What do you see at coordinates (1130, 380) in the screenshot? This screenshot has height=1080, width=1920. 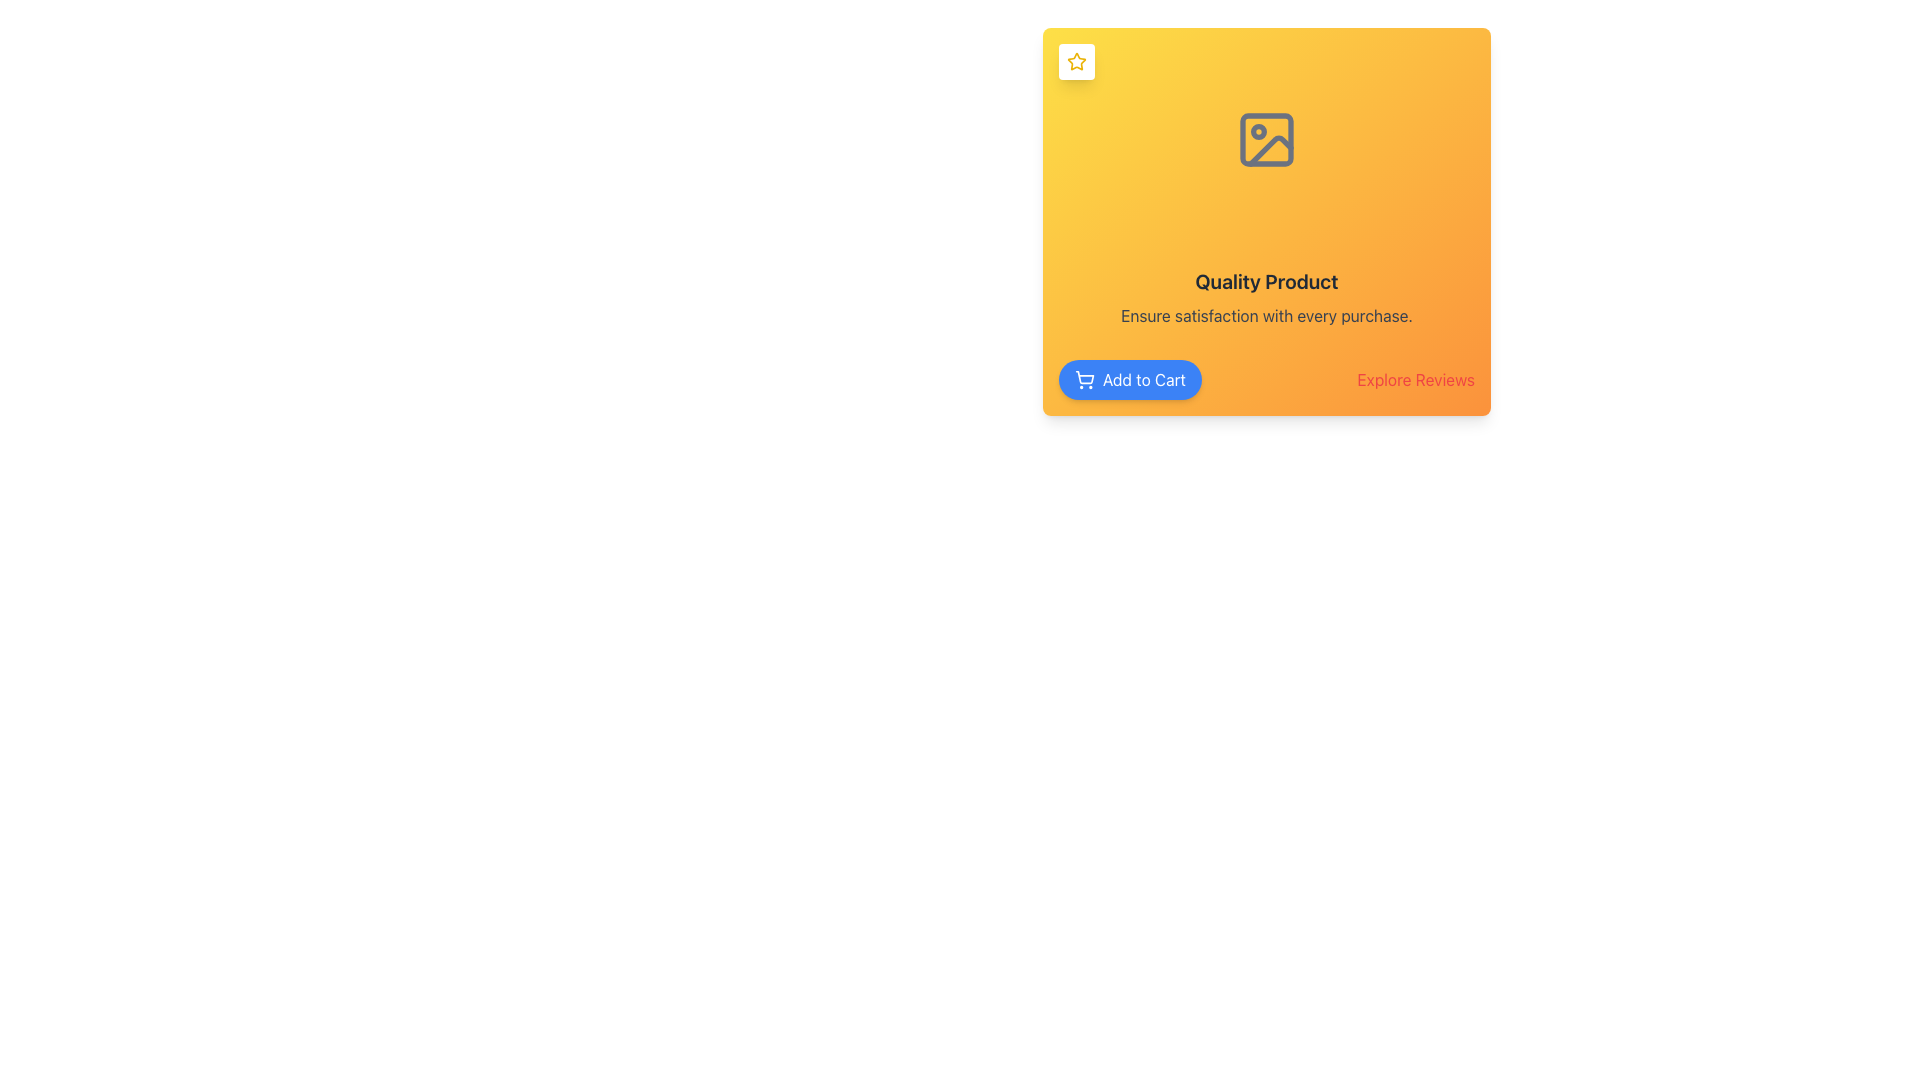 I see `the 'Add to Cart' button` at bounding box center [1130, 380].